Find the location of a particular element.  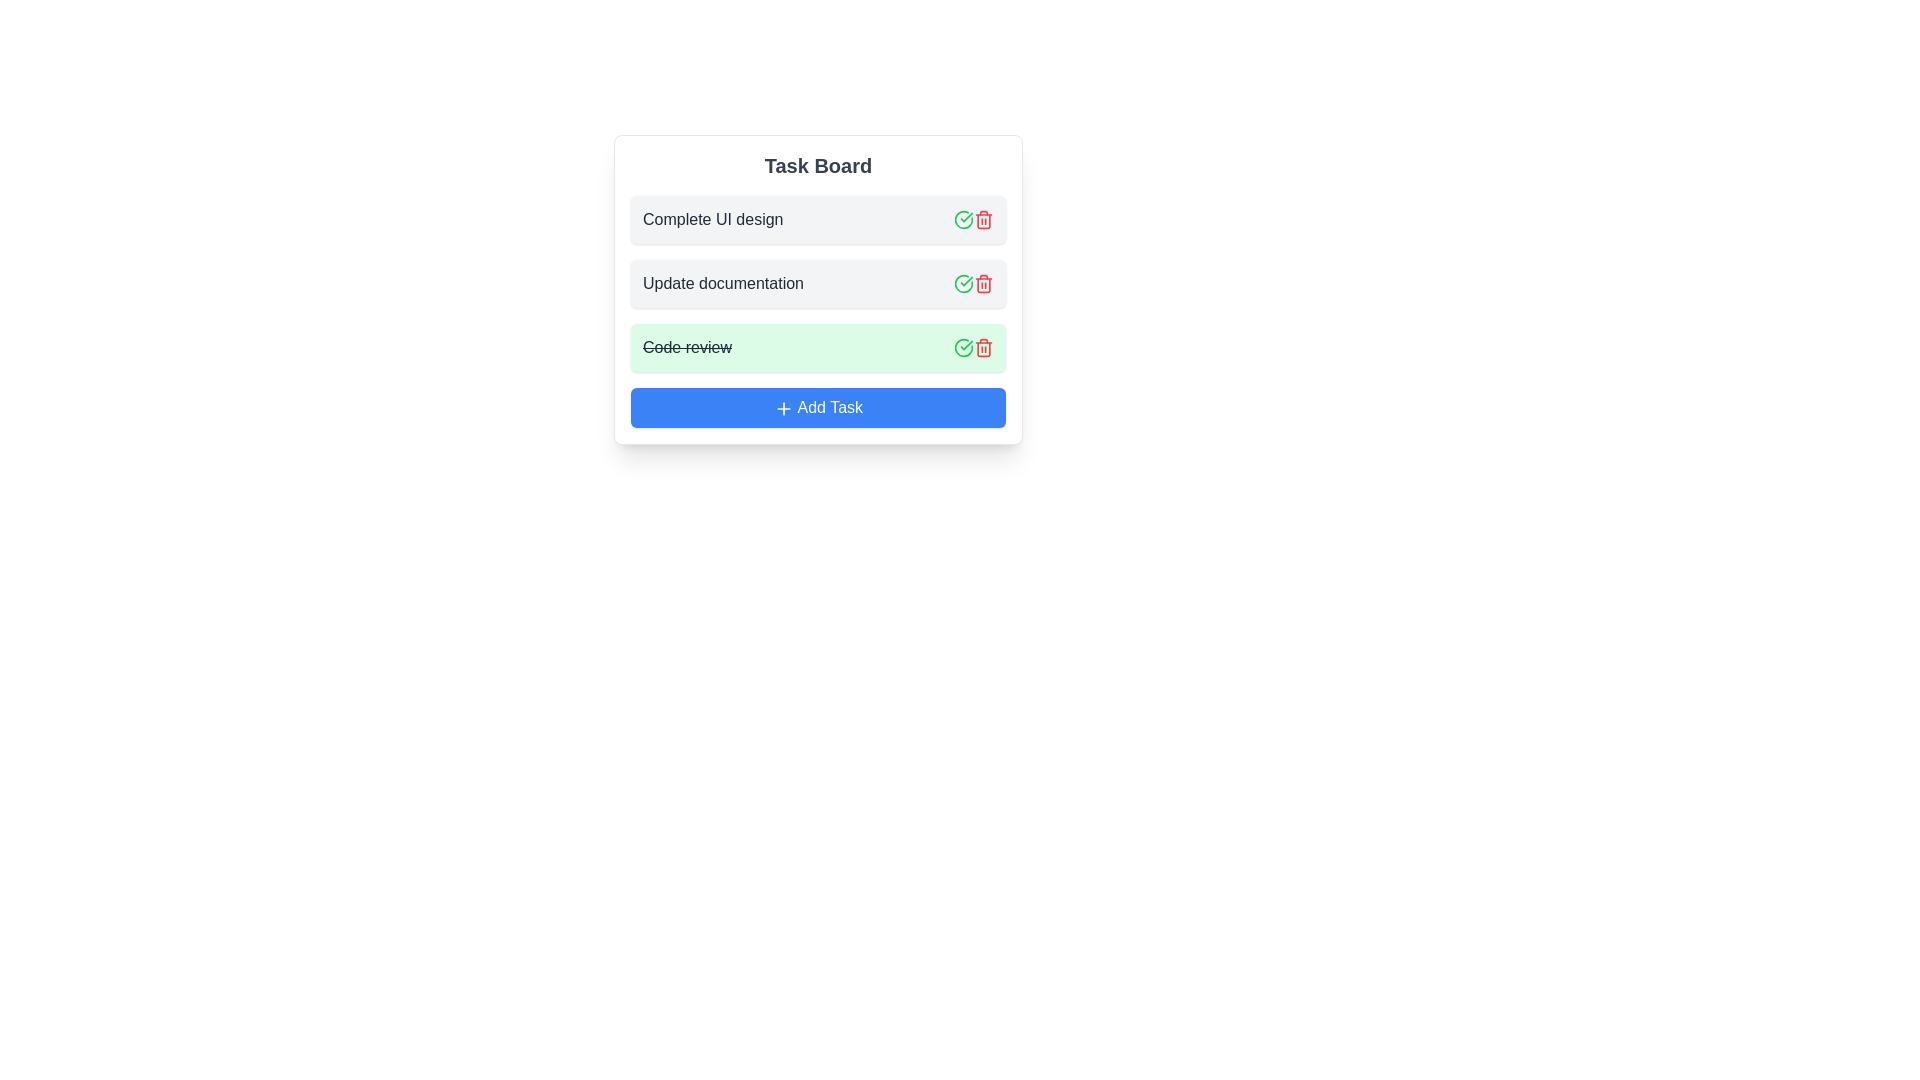

the green circular icon button with a check mark that is located on the right side of the task row labeled 'Complete UI design' to observe its styling change is located at coordinates (964, 219).